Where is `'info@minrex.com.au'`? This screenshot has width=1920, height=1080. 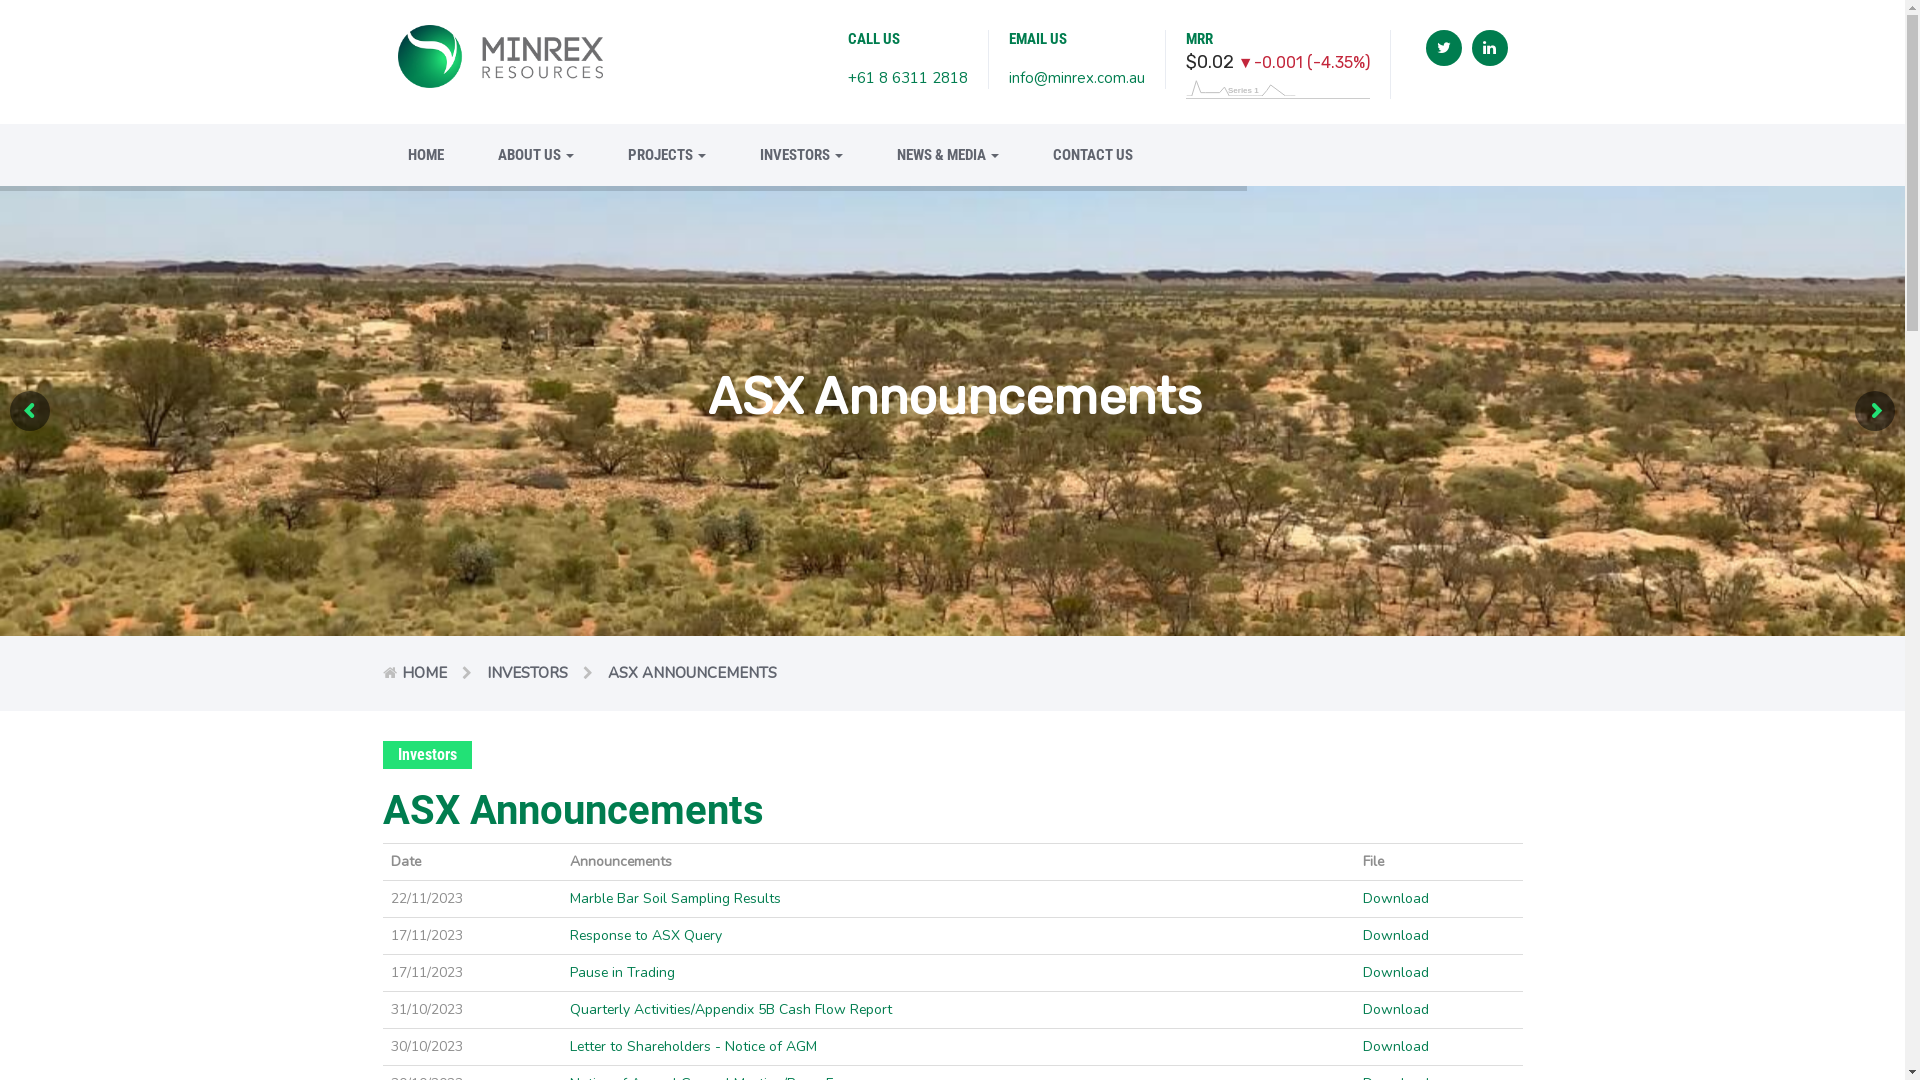 'info@minrex.com.au' is located at coordinates (1008, 76).